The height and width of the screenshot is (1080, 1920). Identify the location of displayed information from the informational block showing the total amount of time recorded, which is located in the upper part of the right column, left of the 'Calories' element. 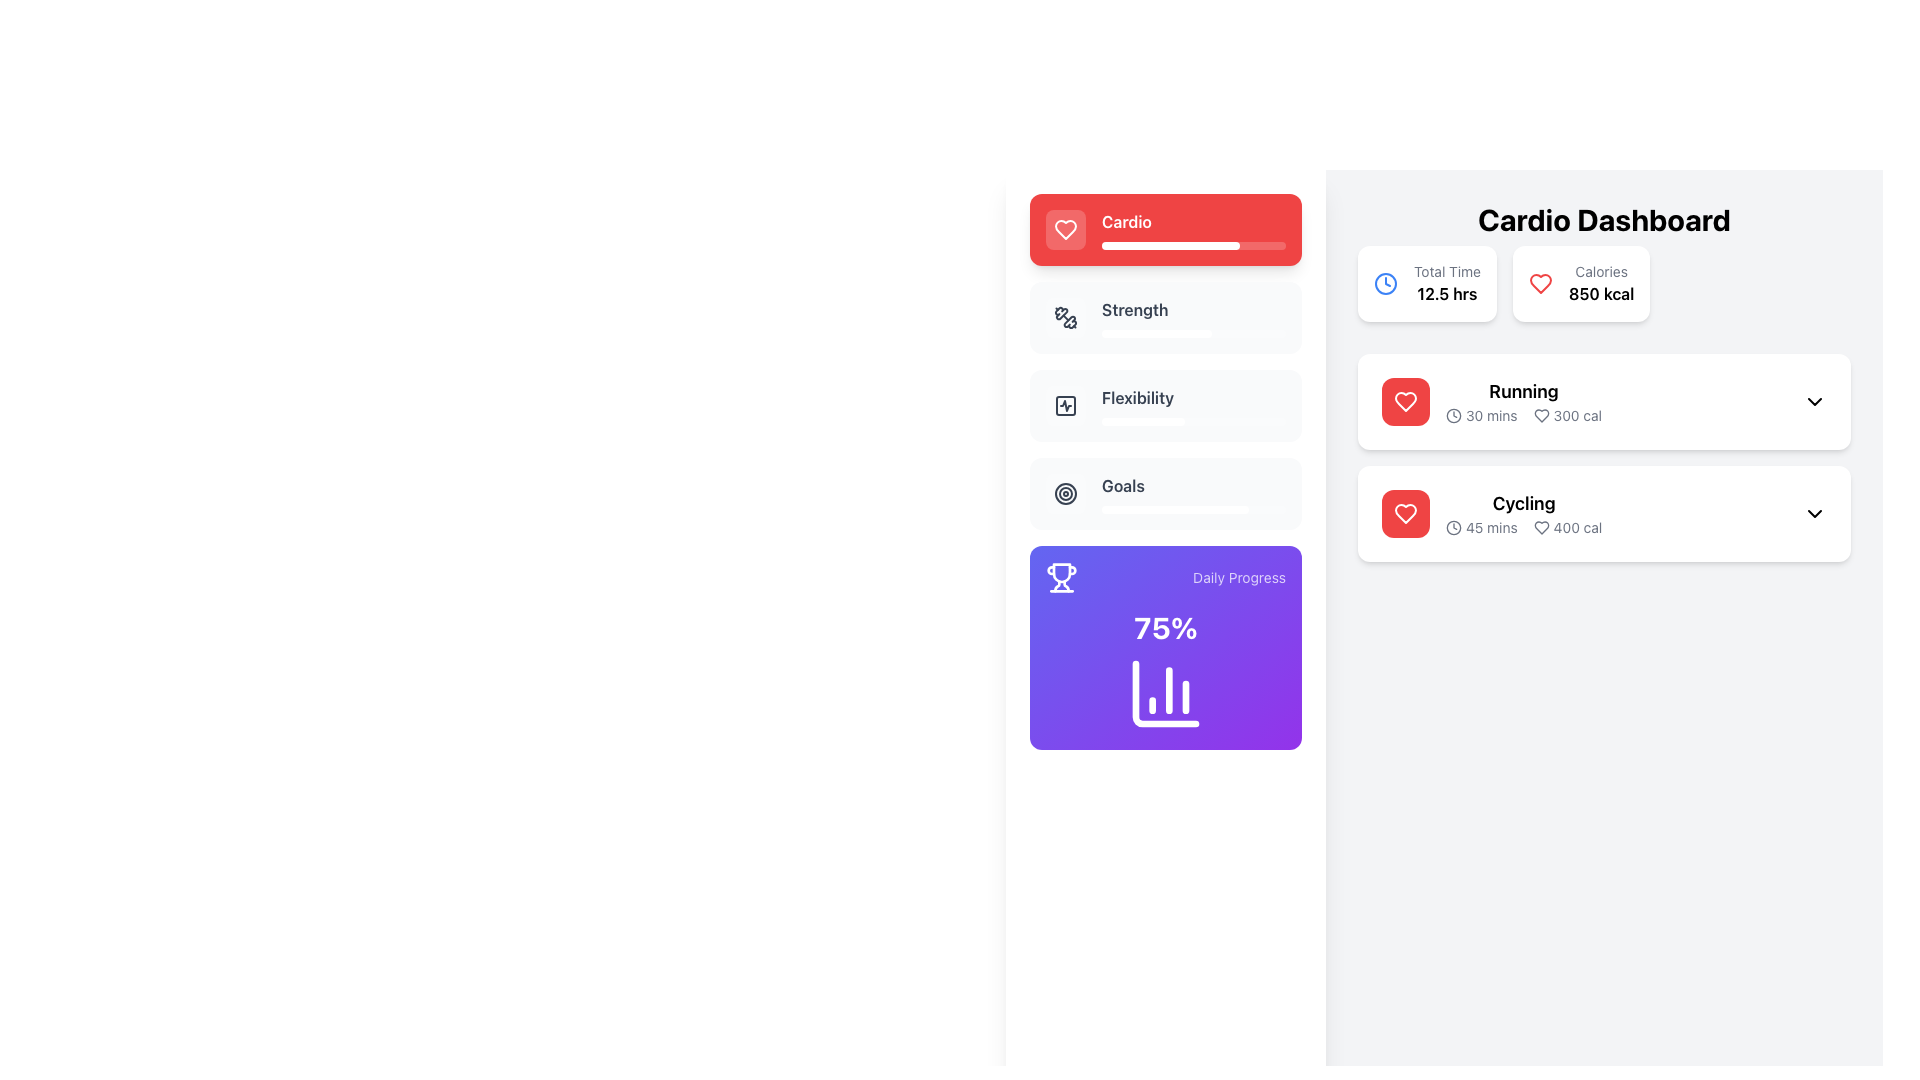
(1426, 284).